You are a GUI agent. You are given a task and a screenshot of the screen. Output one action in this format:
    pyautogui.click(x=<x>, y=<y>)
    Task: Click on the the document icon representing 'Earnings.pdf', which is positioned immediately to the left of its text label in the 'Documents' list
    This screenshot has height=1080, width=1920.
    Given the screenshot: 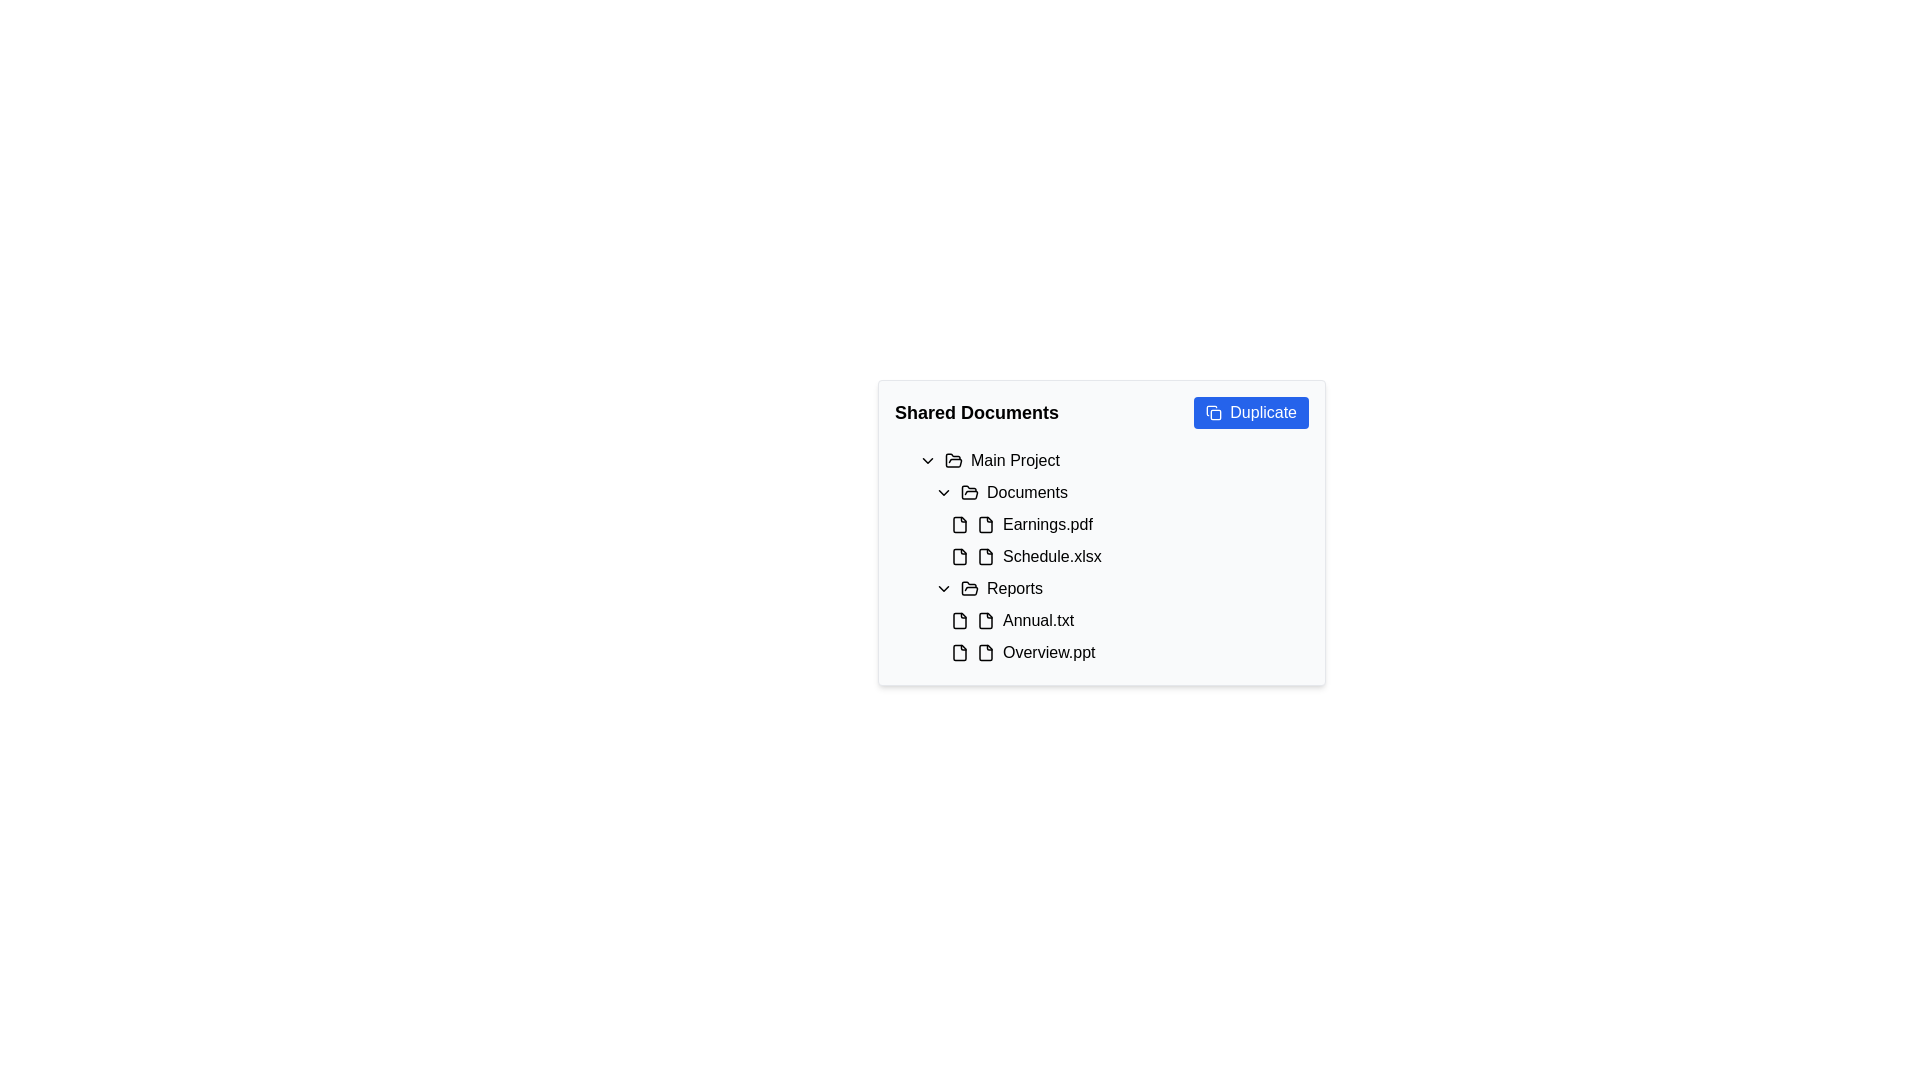 What is the action you would take?
    pyautogui.click(x=985, y=523)
    